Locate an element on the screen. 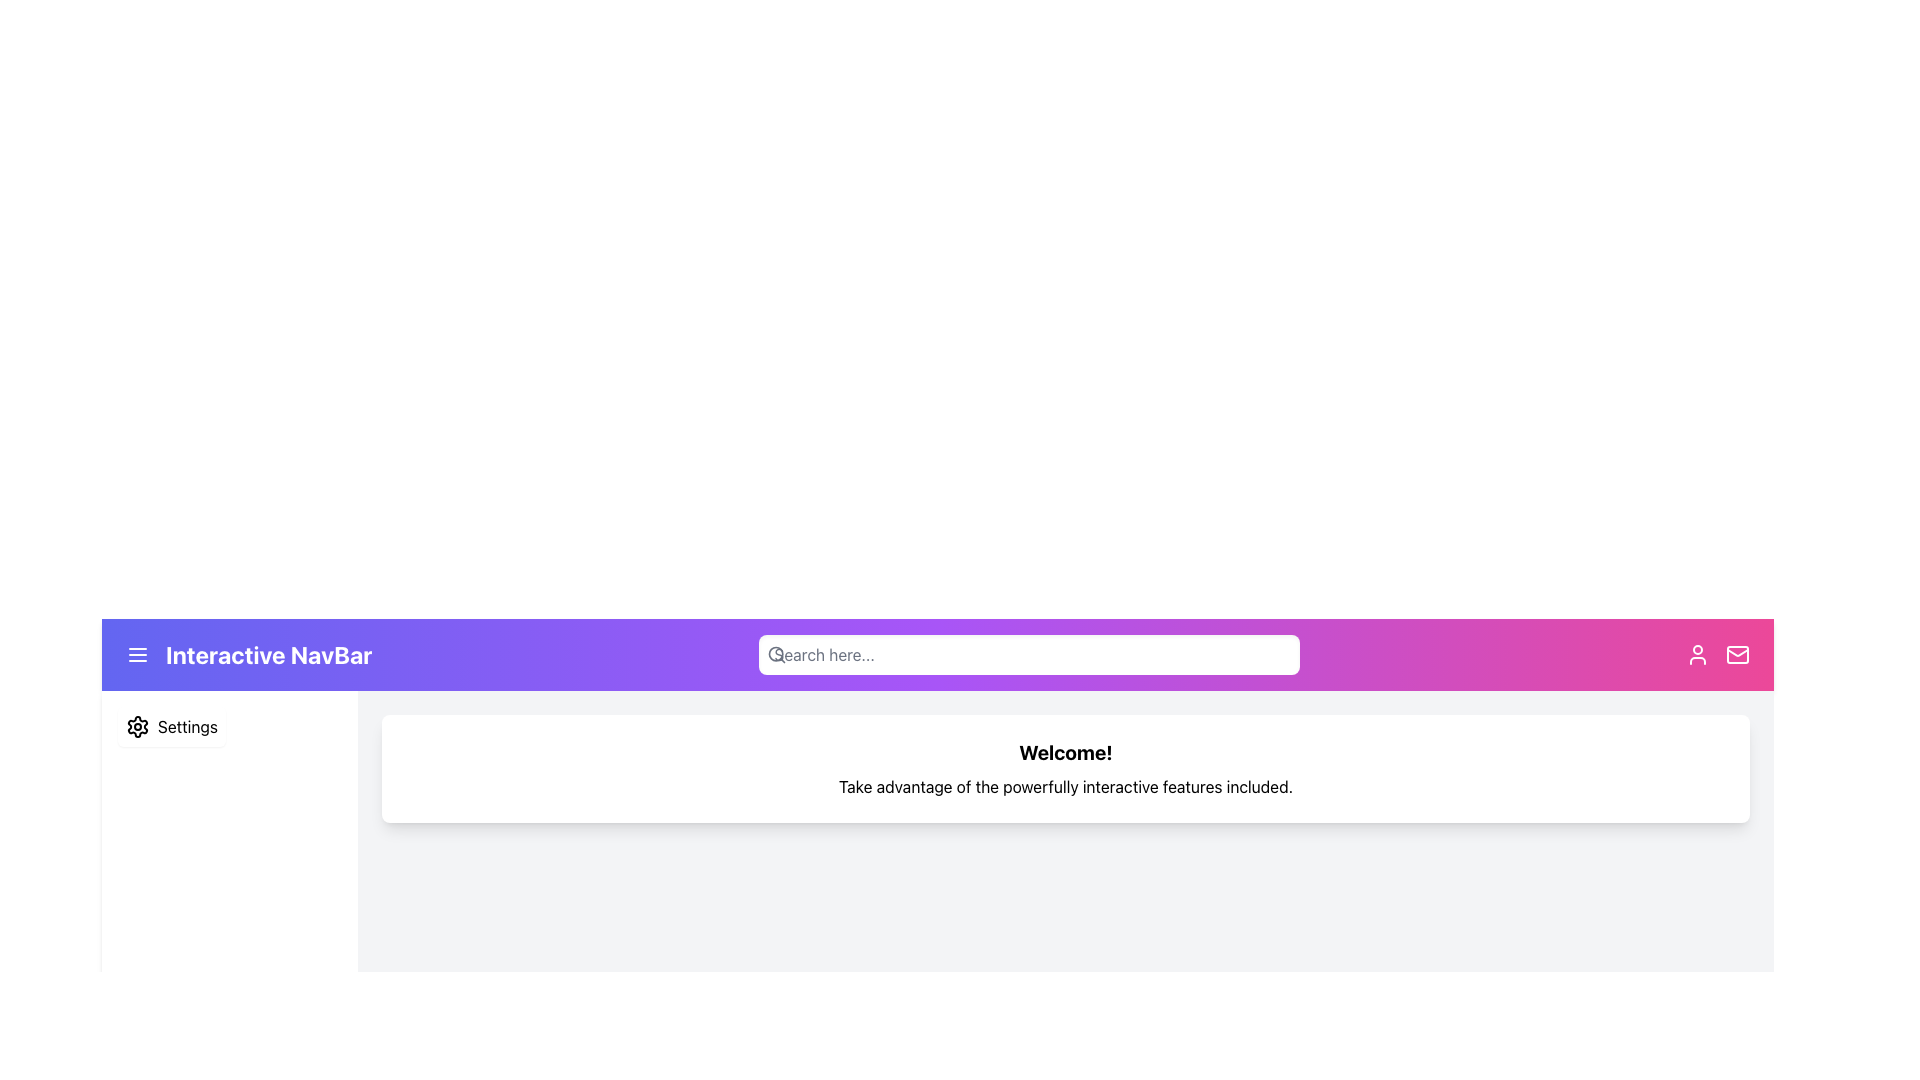 Image resolution: width=1920 pixels, height=1080 pixels. the magnifying glass icon, which is a sleek gray circular shape with a diagonal handle is located at coordinates (775, 655).